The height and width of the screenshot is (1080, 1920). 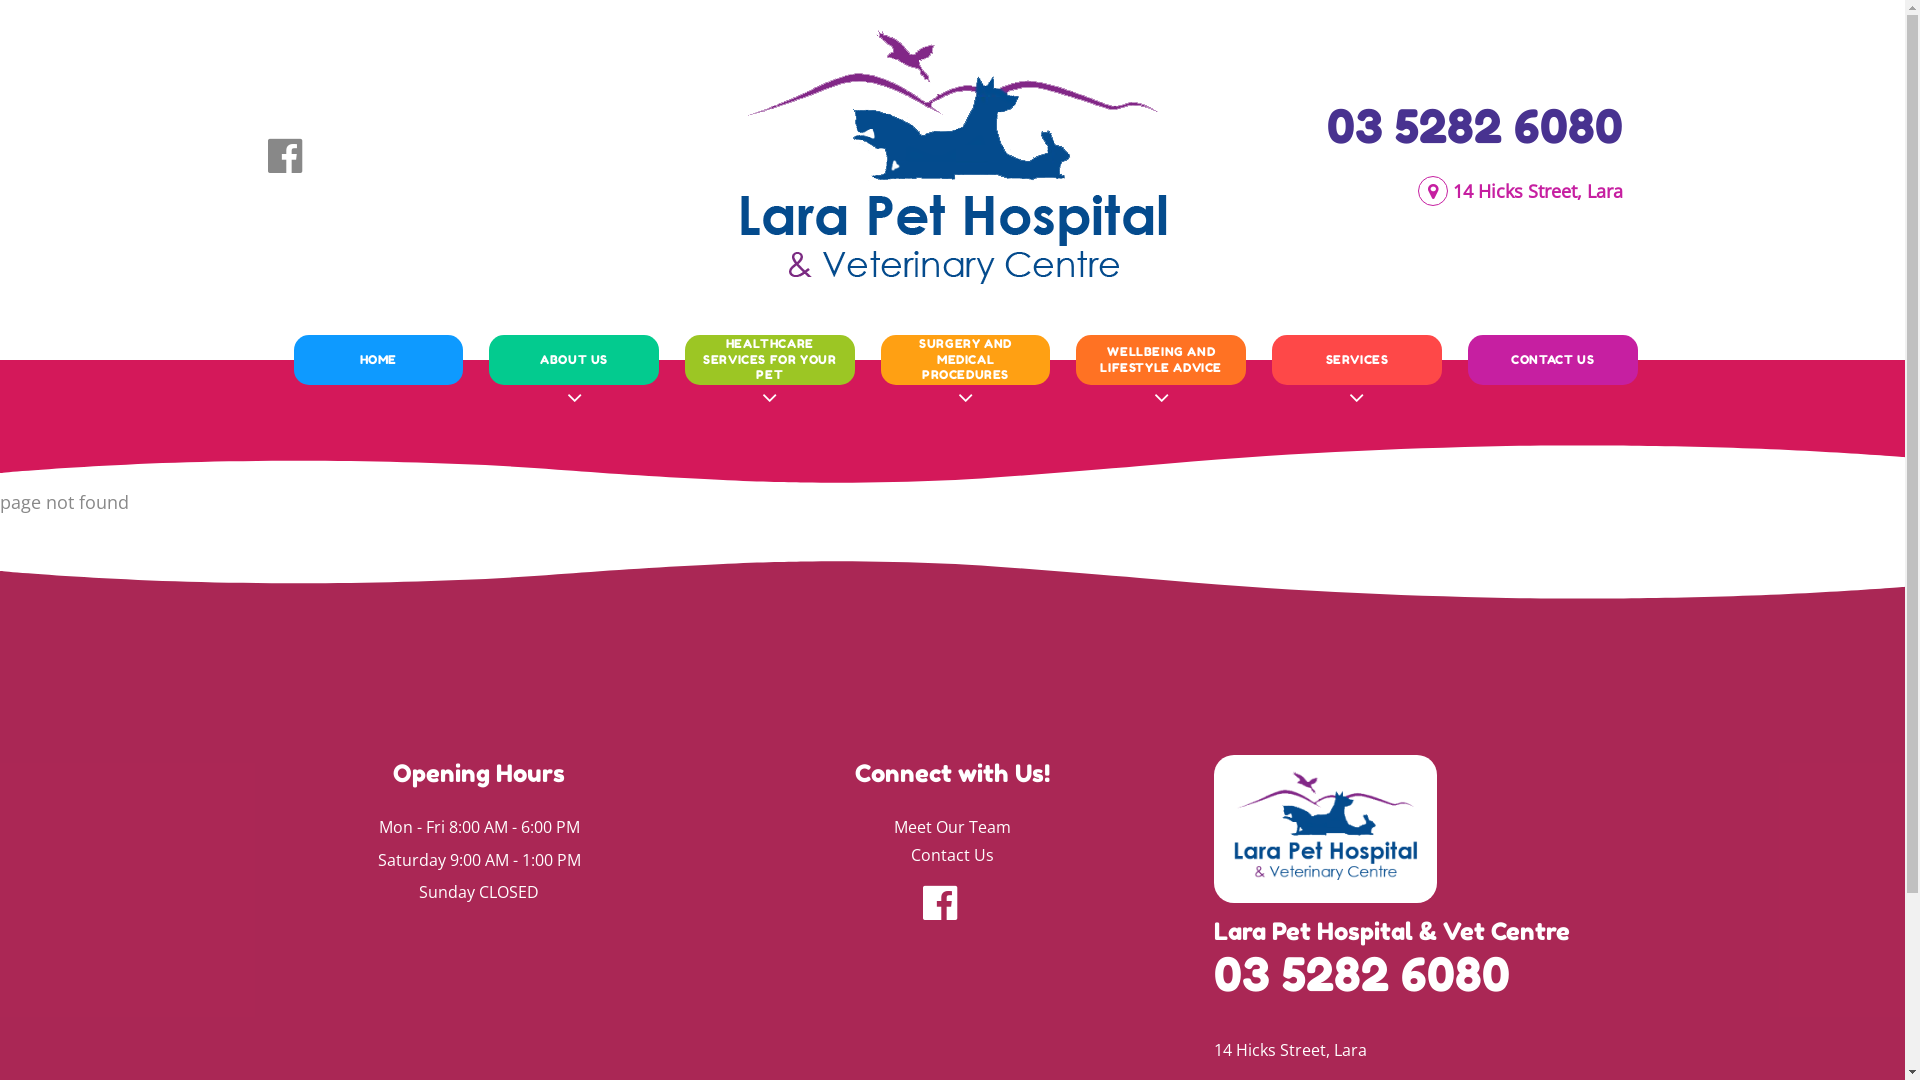 I want to click on 'Meet Our Team', so click(x=951, y=827).